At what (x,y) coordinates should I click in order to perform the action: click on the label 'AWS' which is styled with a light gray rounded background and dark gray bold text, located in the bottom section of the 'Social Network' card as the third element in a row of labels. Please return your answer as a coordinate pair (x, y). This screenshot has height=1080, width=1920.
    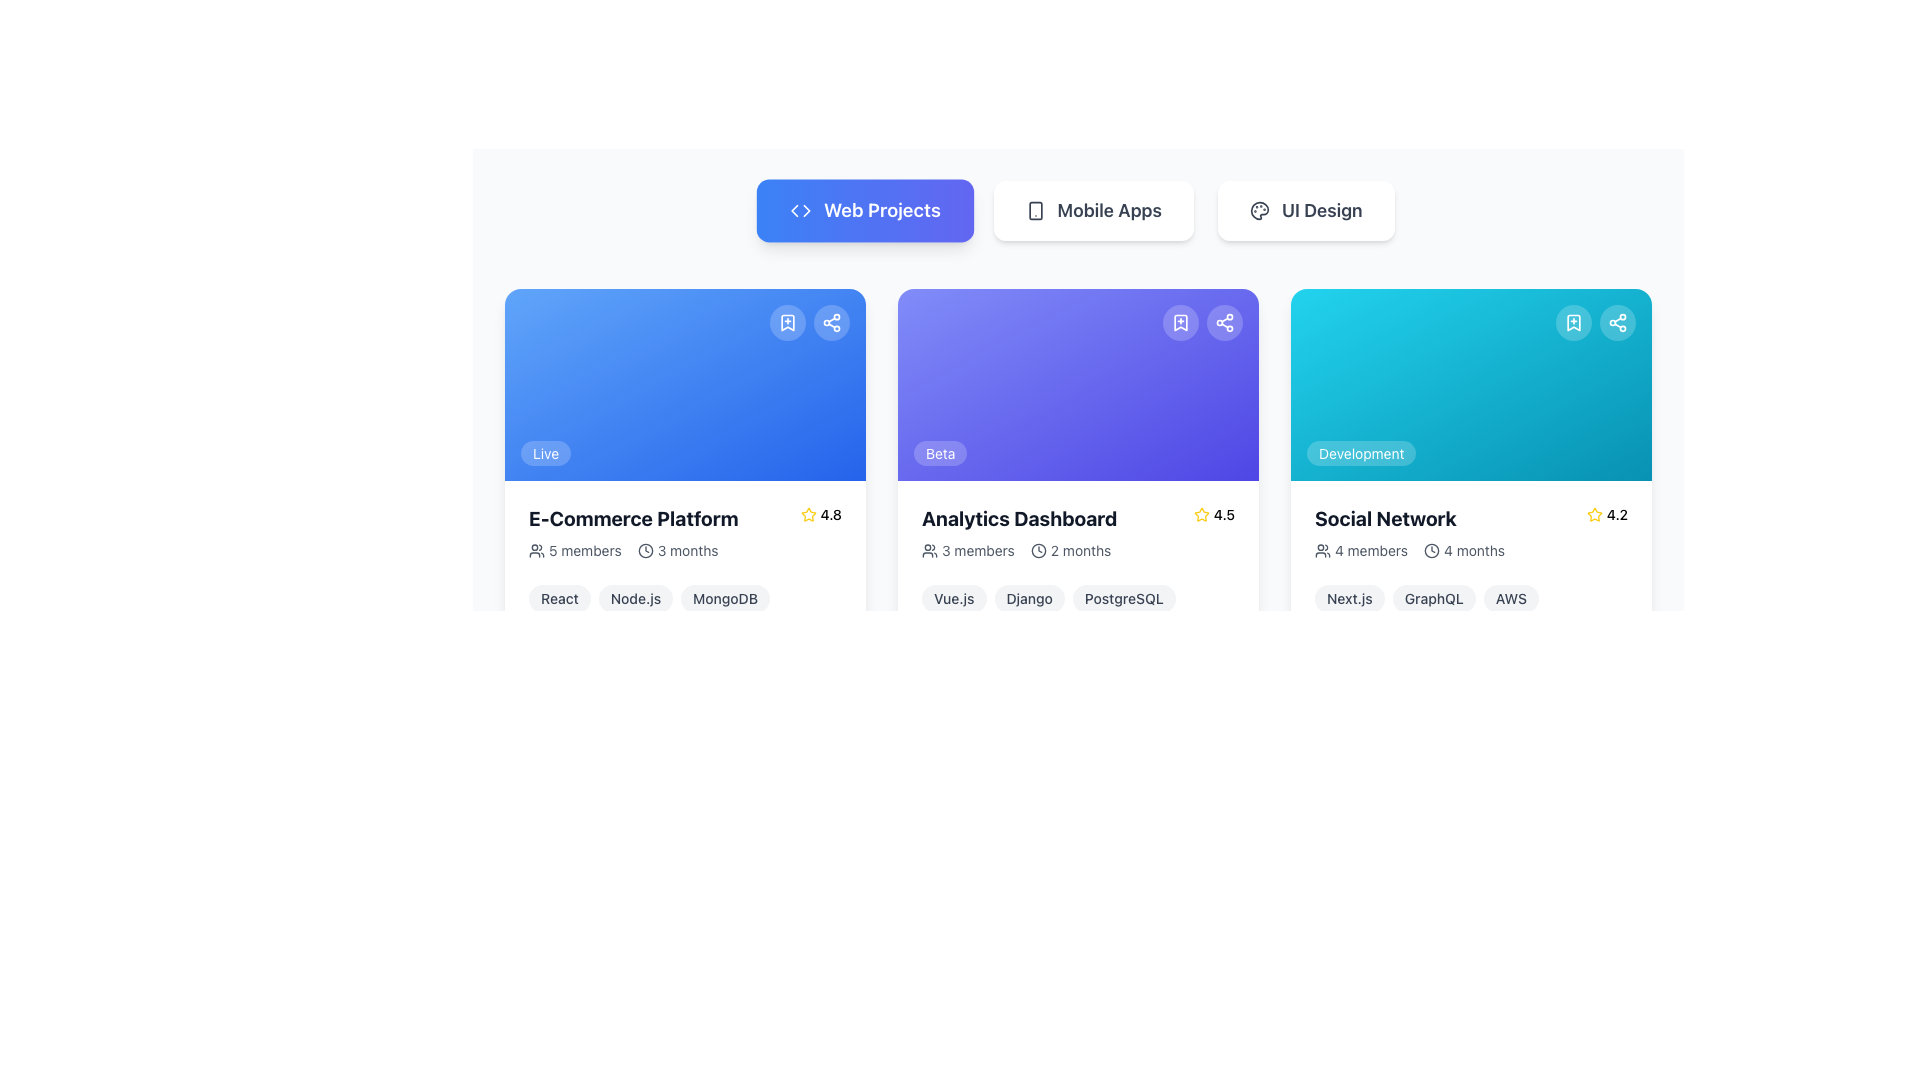
    Looking at the image, I should click on (1511, 597).